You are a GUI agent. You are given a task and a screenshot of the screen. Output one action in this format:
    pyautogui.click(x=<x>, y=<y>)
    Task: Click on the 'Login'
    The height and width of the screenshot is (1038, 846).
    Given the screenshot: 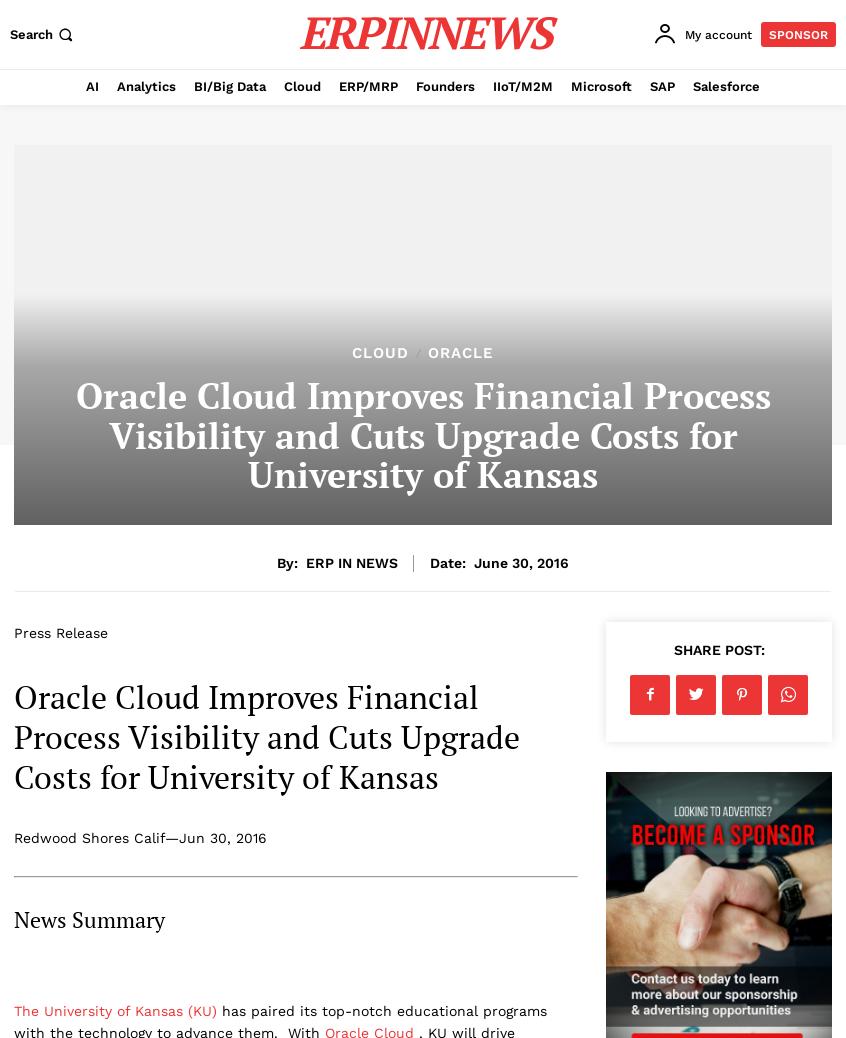 What is the action you would take?
    pyautogui.click(x=685, y=134)
    